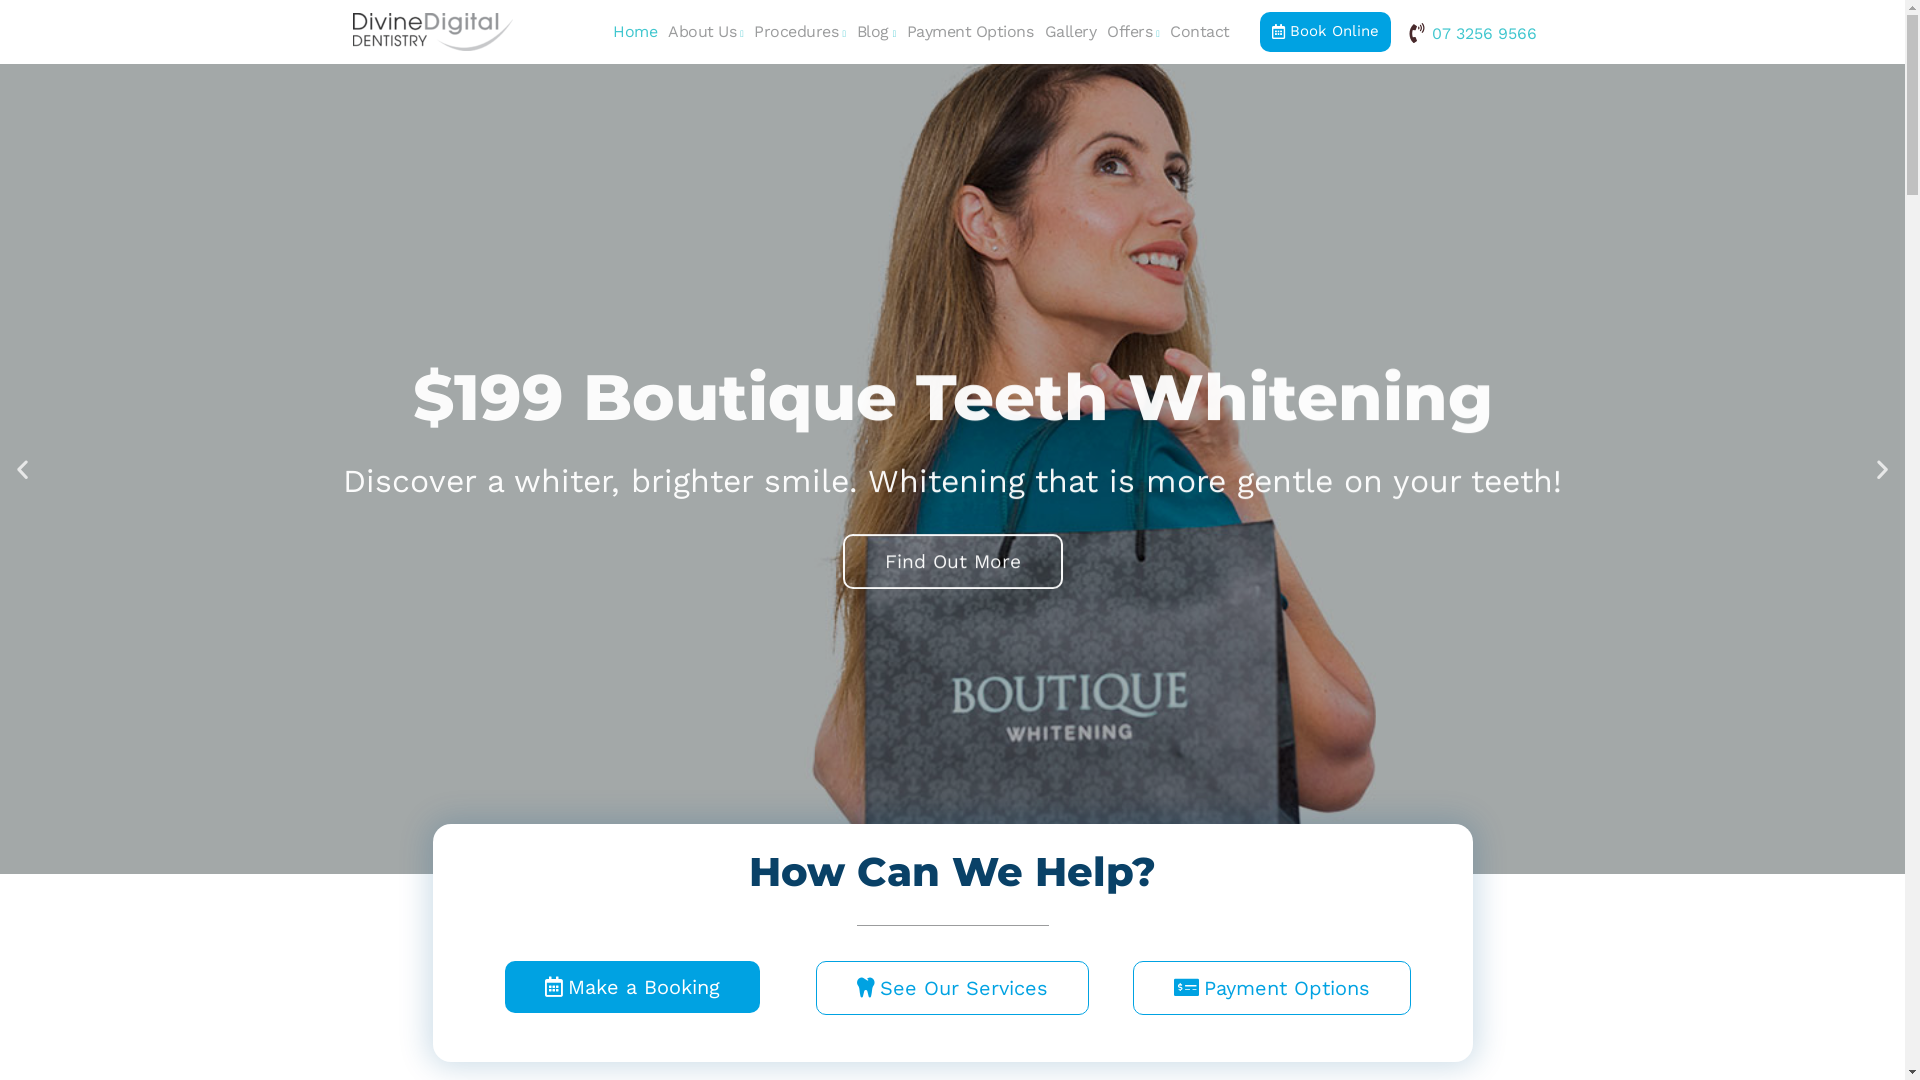  Describe the element at coordinates (969, 31) in the screenshot. I see `'Payment Options'` at that location.